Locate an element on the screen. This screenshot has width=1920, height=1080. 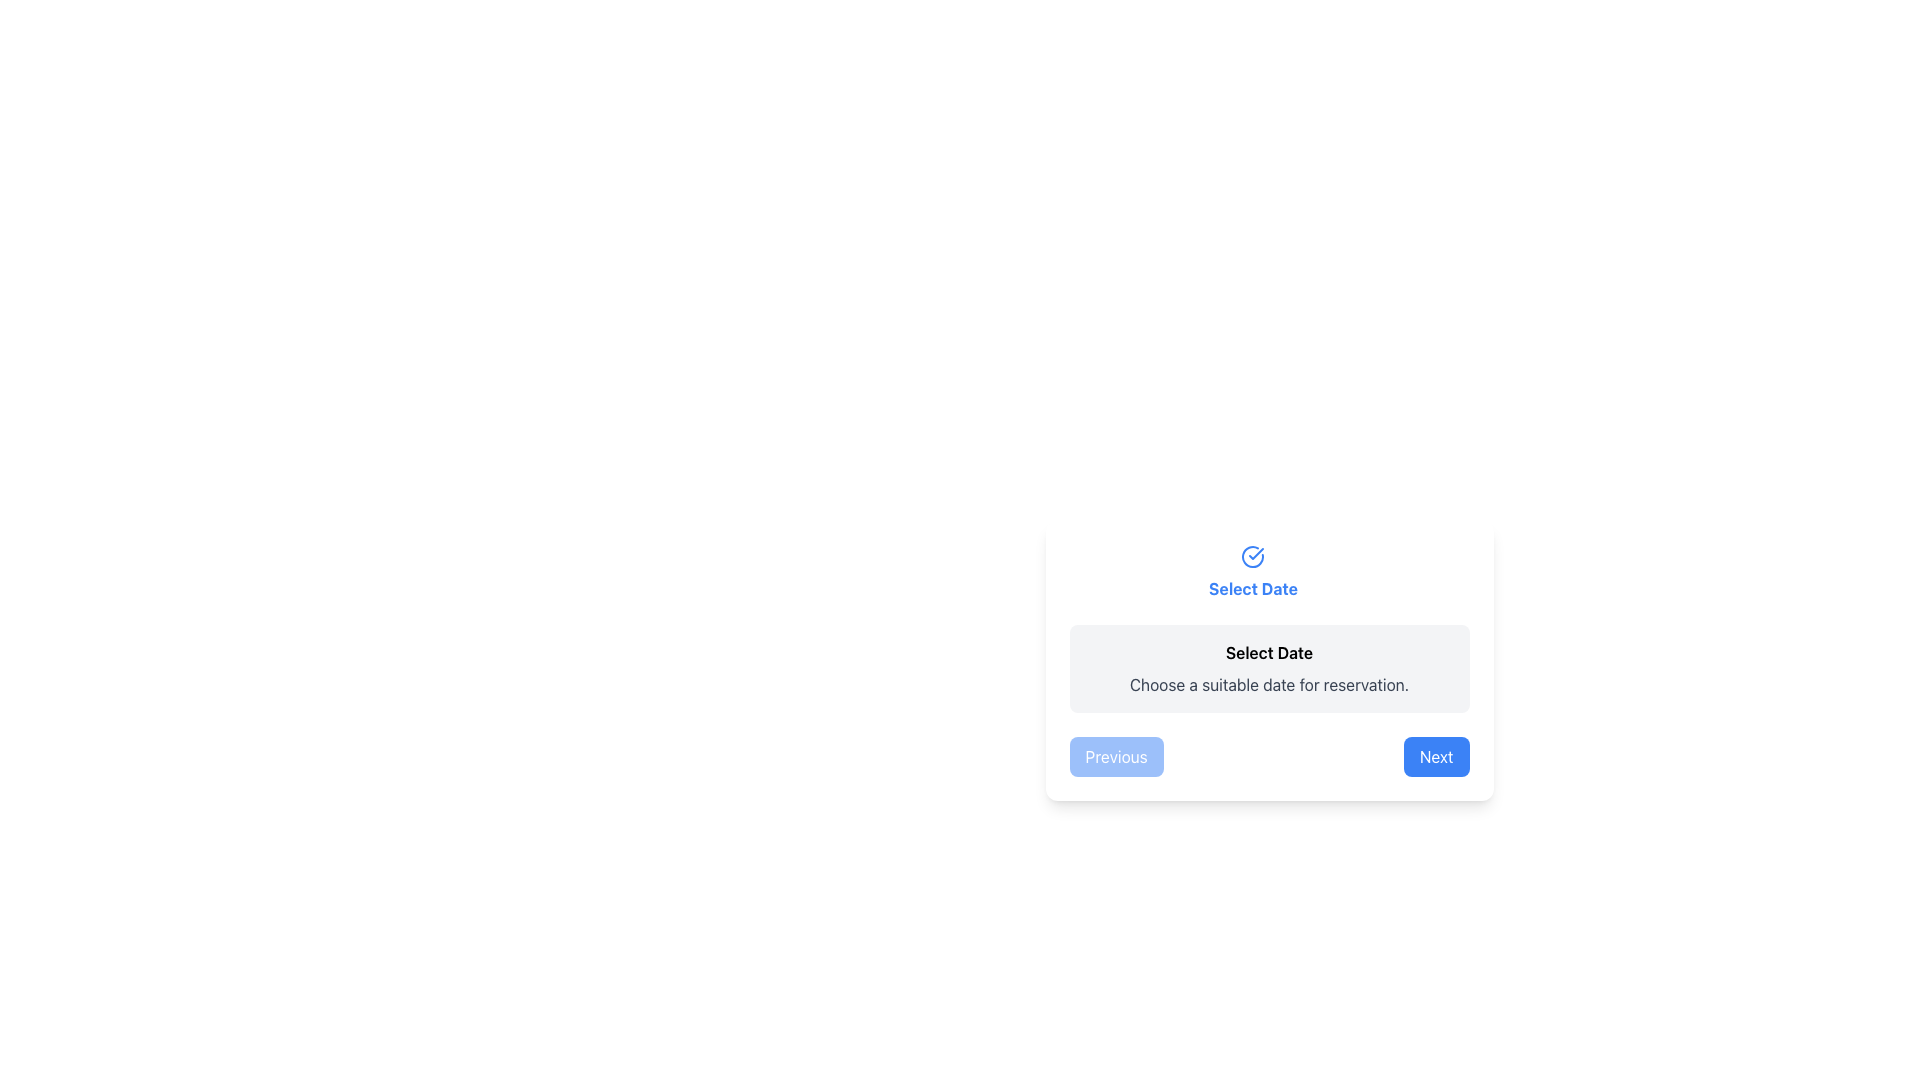
the text label prompting users to select a date, positioned below an icon and above another text block is located at coordinates (1252, 588).